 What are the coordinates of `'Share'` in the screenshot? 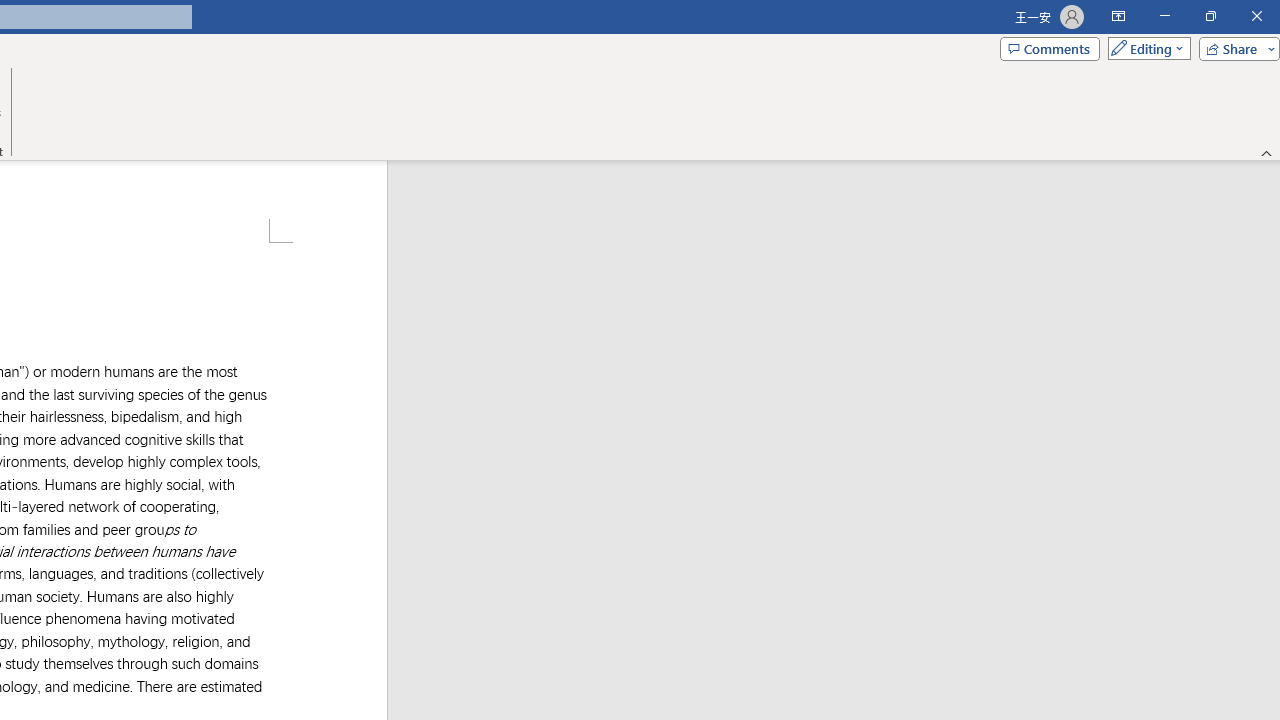 It's located at (1234, 47).